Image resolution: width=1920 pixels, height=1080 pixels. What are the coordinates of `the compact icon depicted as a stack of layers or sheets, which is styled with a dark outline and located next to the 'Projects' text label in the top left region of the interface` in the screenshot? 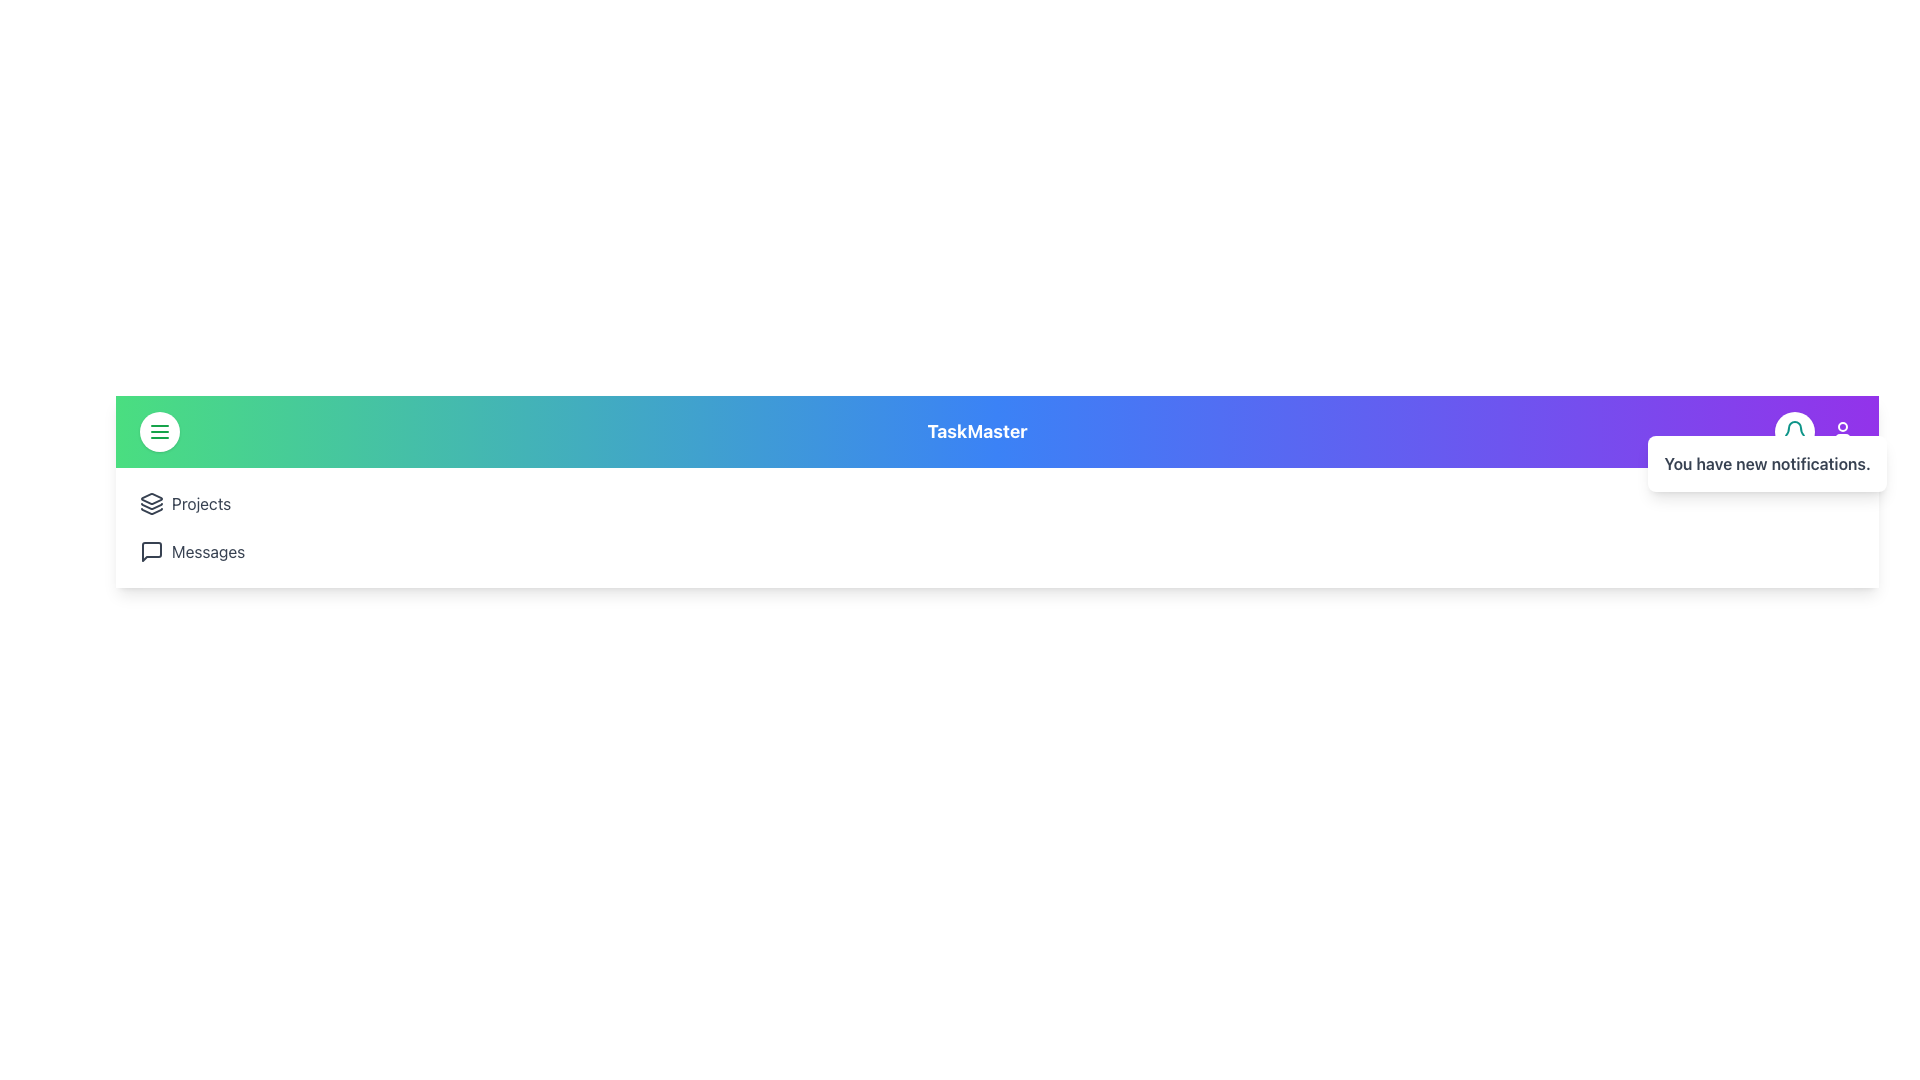 It's located at (151, 503).